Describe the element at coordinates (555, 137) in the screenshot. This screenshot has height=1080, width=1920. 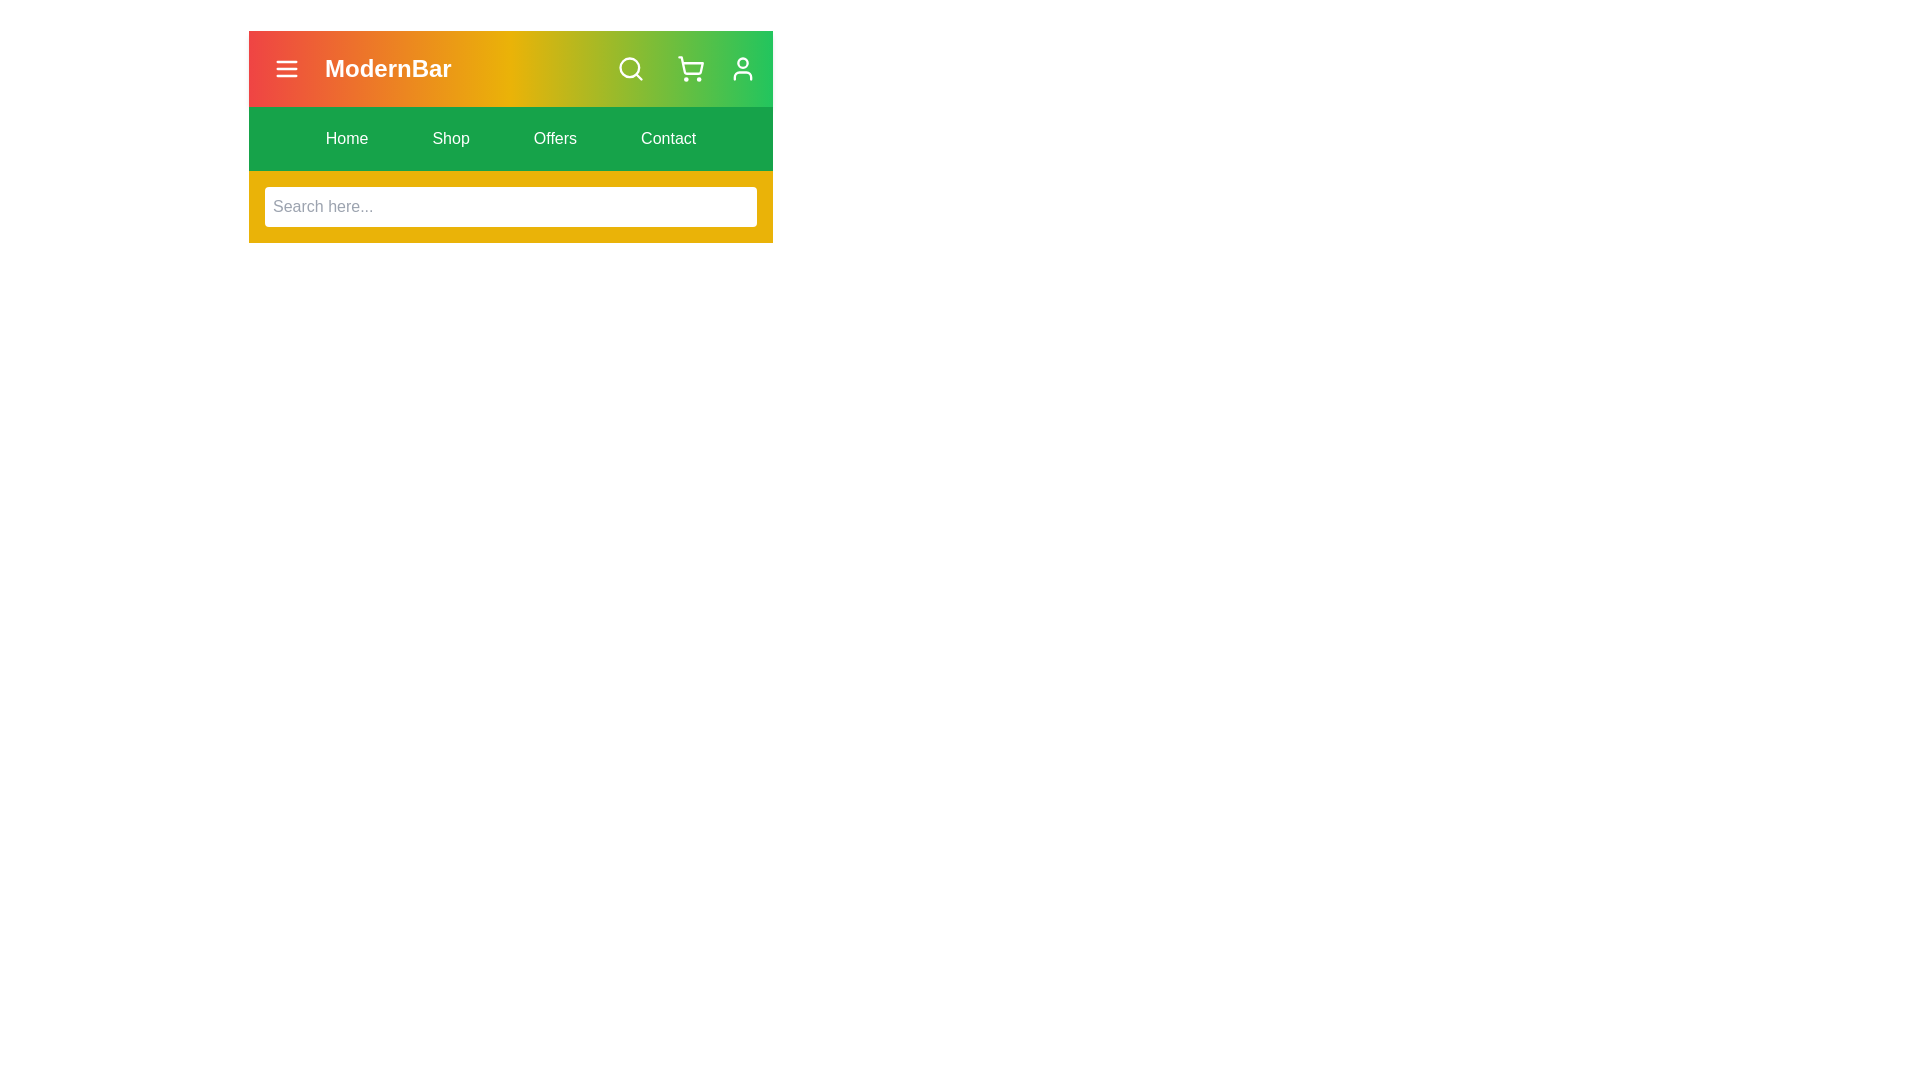
I see `the navigation menu item labeled Offers` at that location.